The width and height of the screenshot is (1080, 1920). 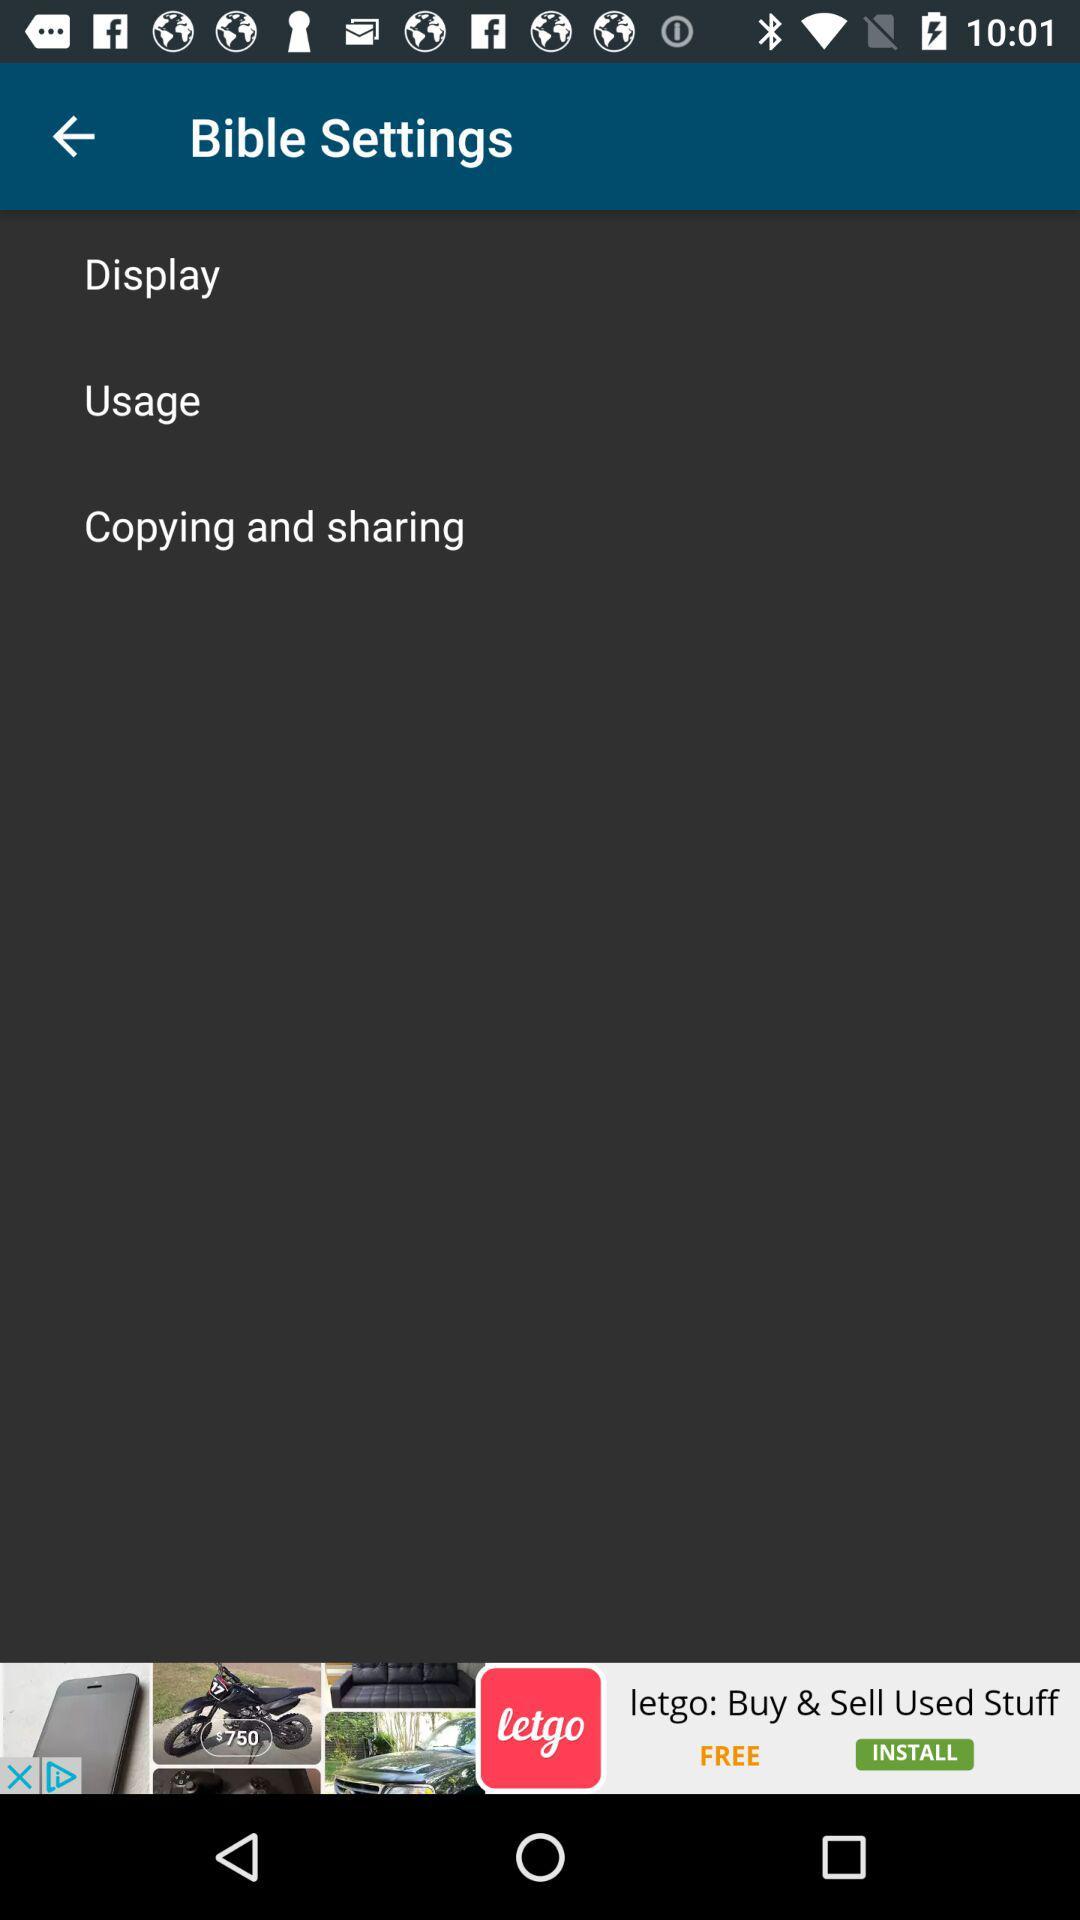 I want to click on the advertisement, so click(x=540, y=1727).